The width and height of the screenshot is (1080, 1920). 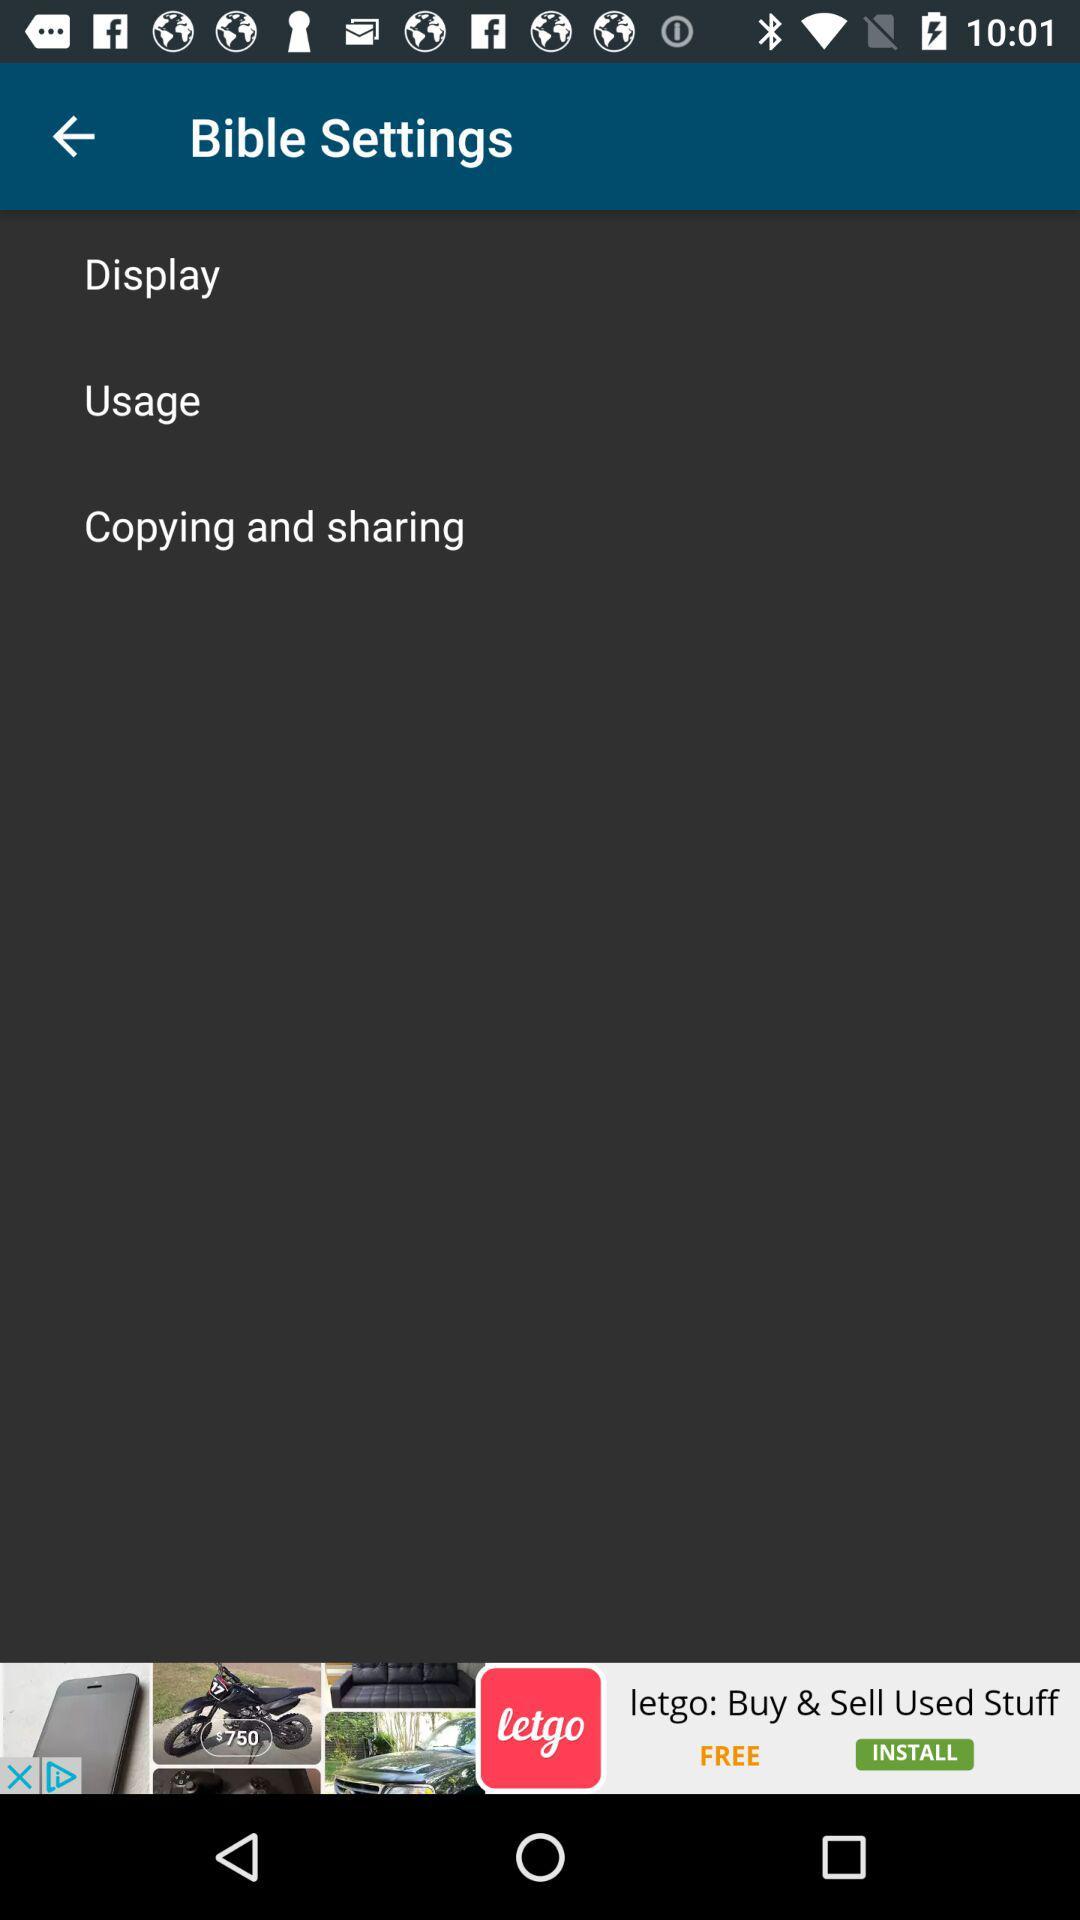 I want to click on the advertisement, so click(x=540, y=1727).